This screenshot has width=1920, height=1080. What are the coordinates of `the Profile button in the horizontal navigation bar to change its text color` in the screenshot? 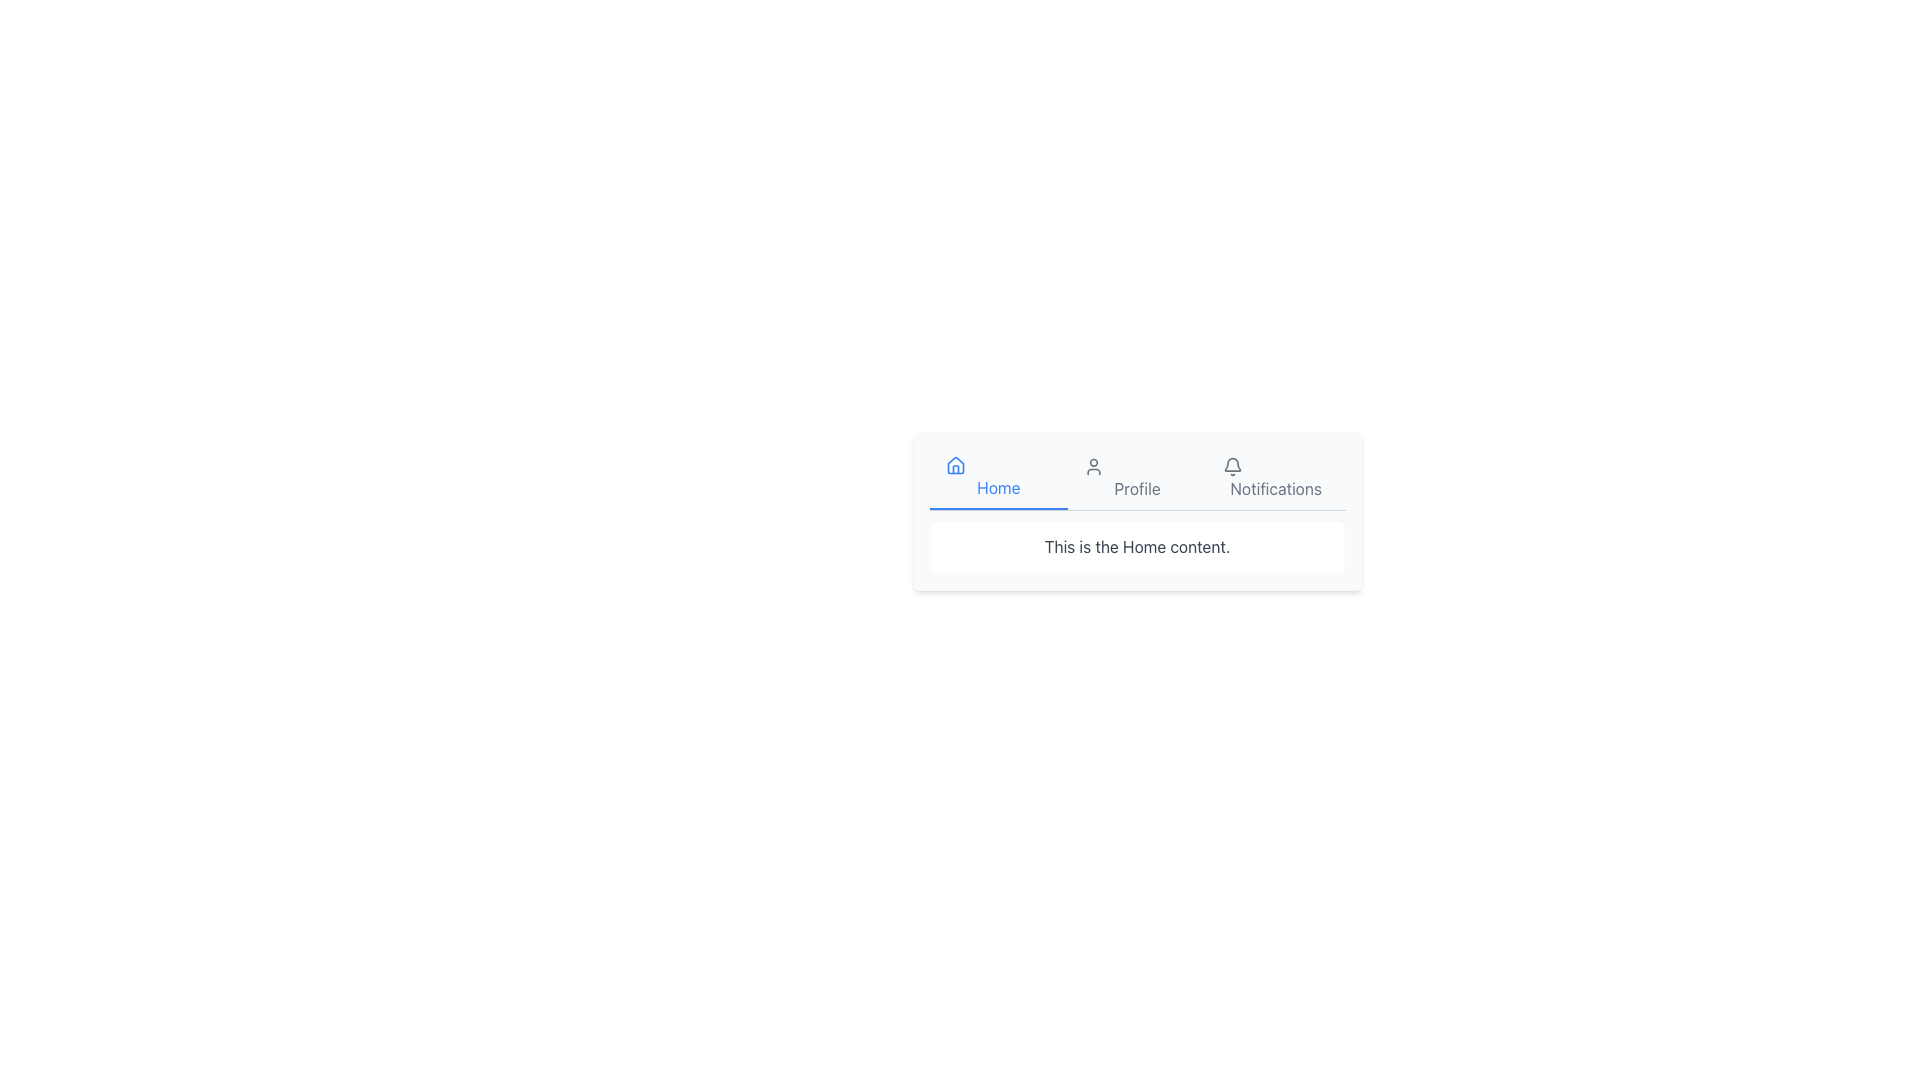 It's located at (1137, 478).